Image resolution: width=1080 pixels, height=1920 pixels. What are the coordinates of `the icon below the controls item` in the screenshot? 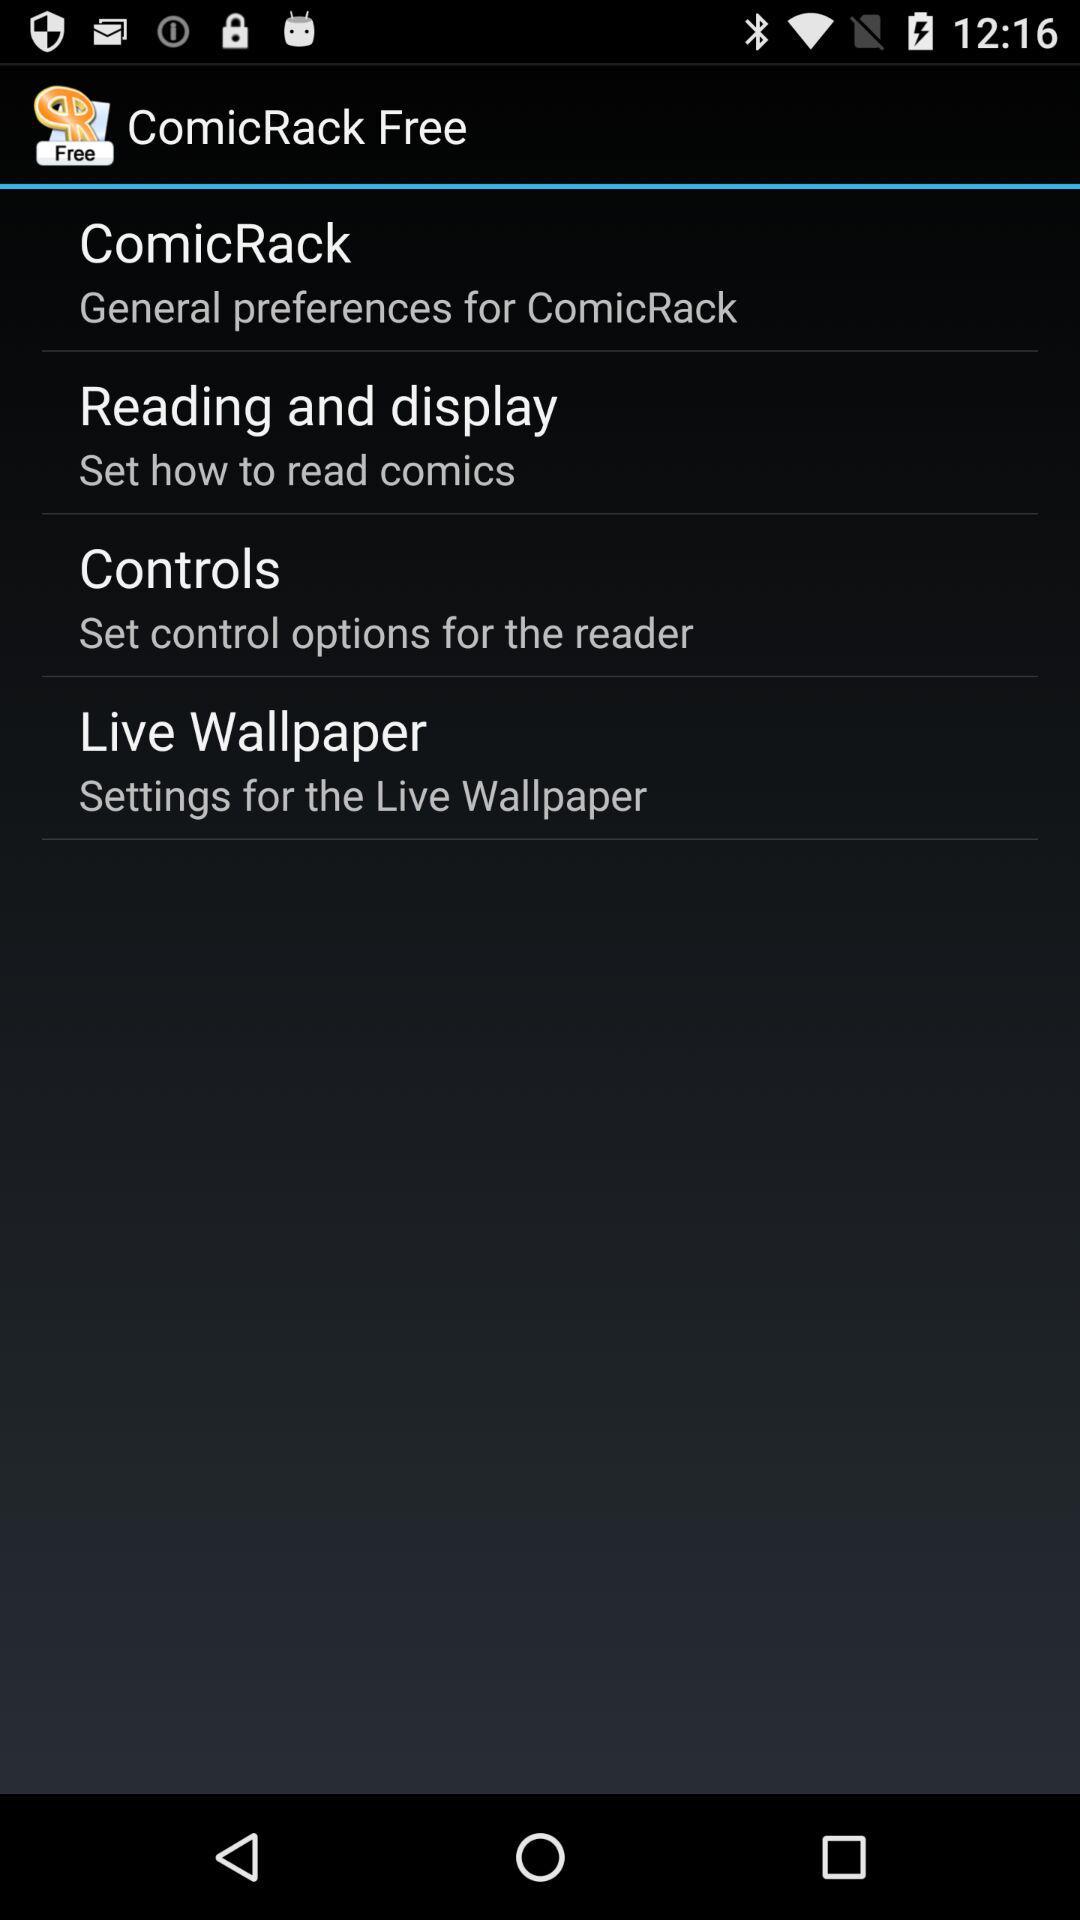 It's located at (386, 630).